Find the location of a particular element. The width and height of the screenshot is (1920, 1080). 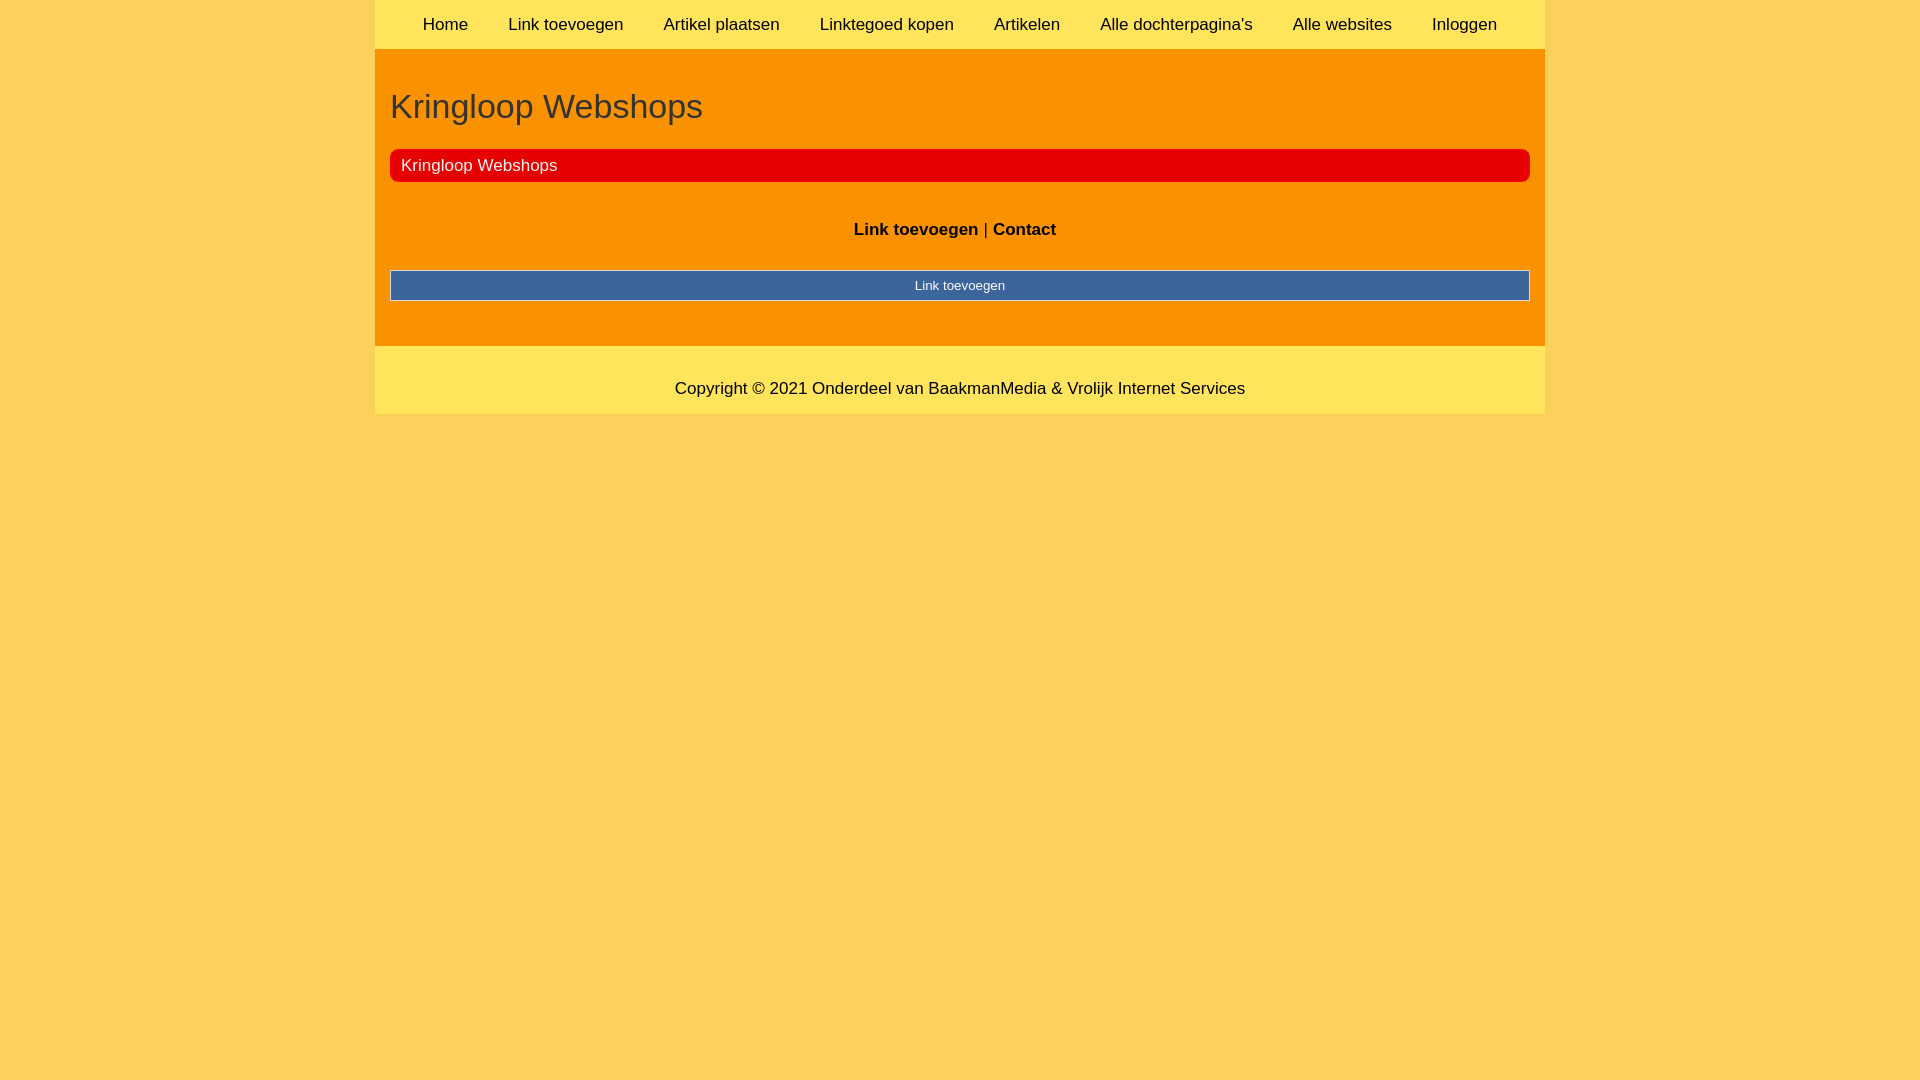

'Vrolijk Internet Services' is located at coordinates (1156, 388).